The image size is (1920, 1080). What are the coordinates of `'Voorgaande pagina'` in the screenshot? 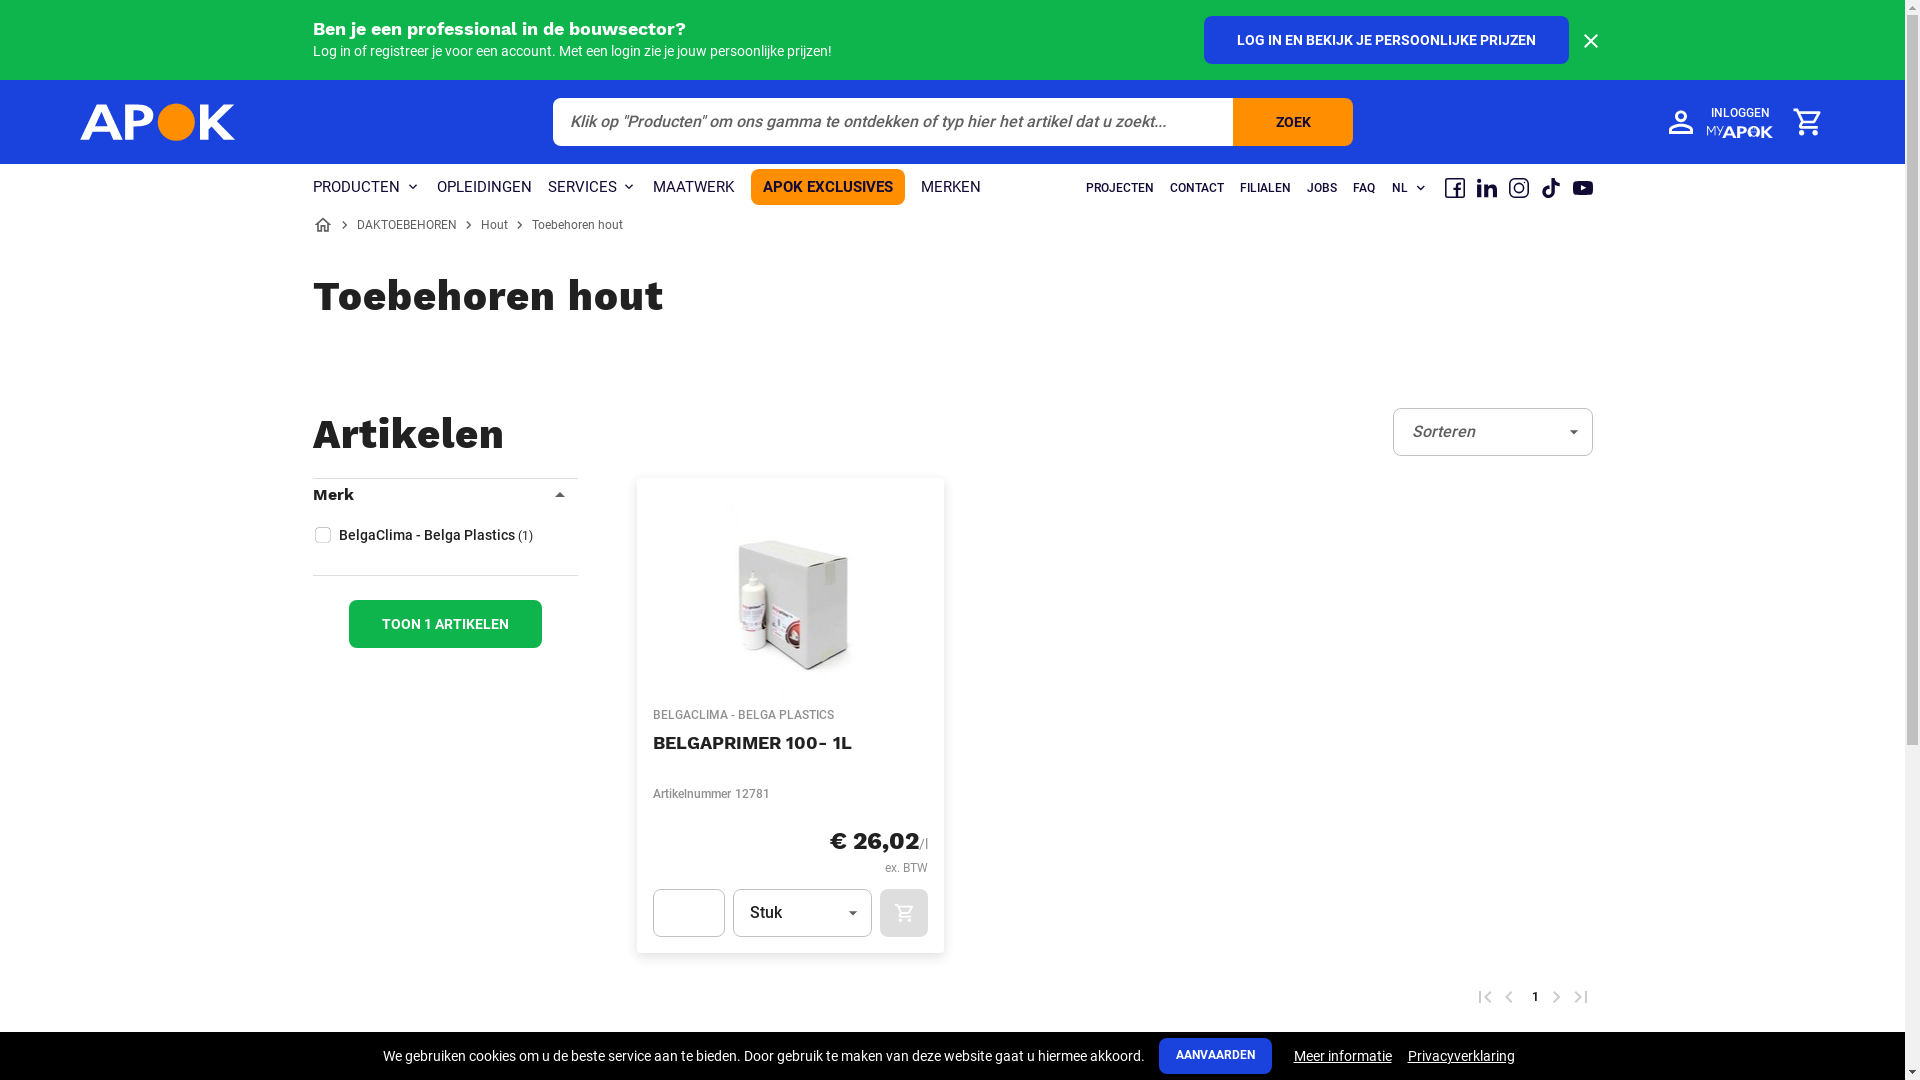 It's located at (1507, 996).